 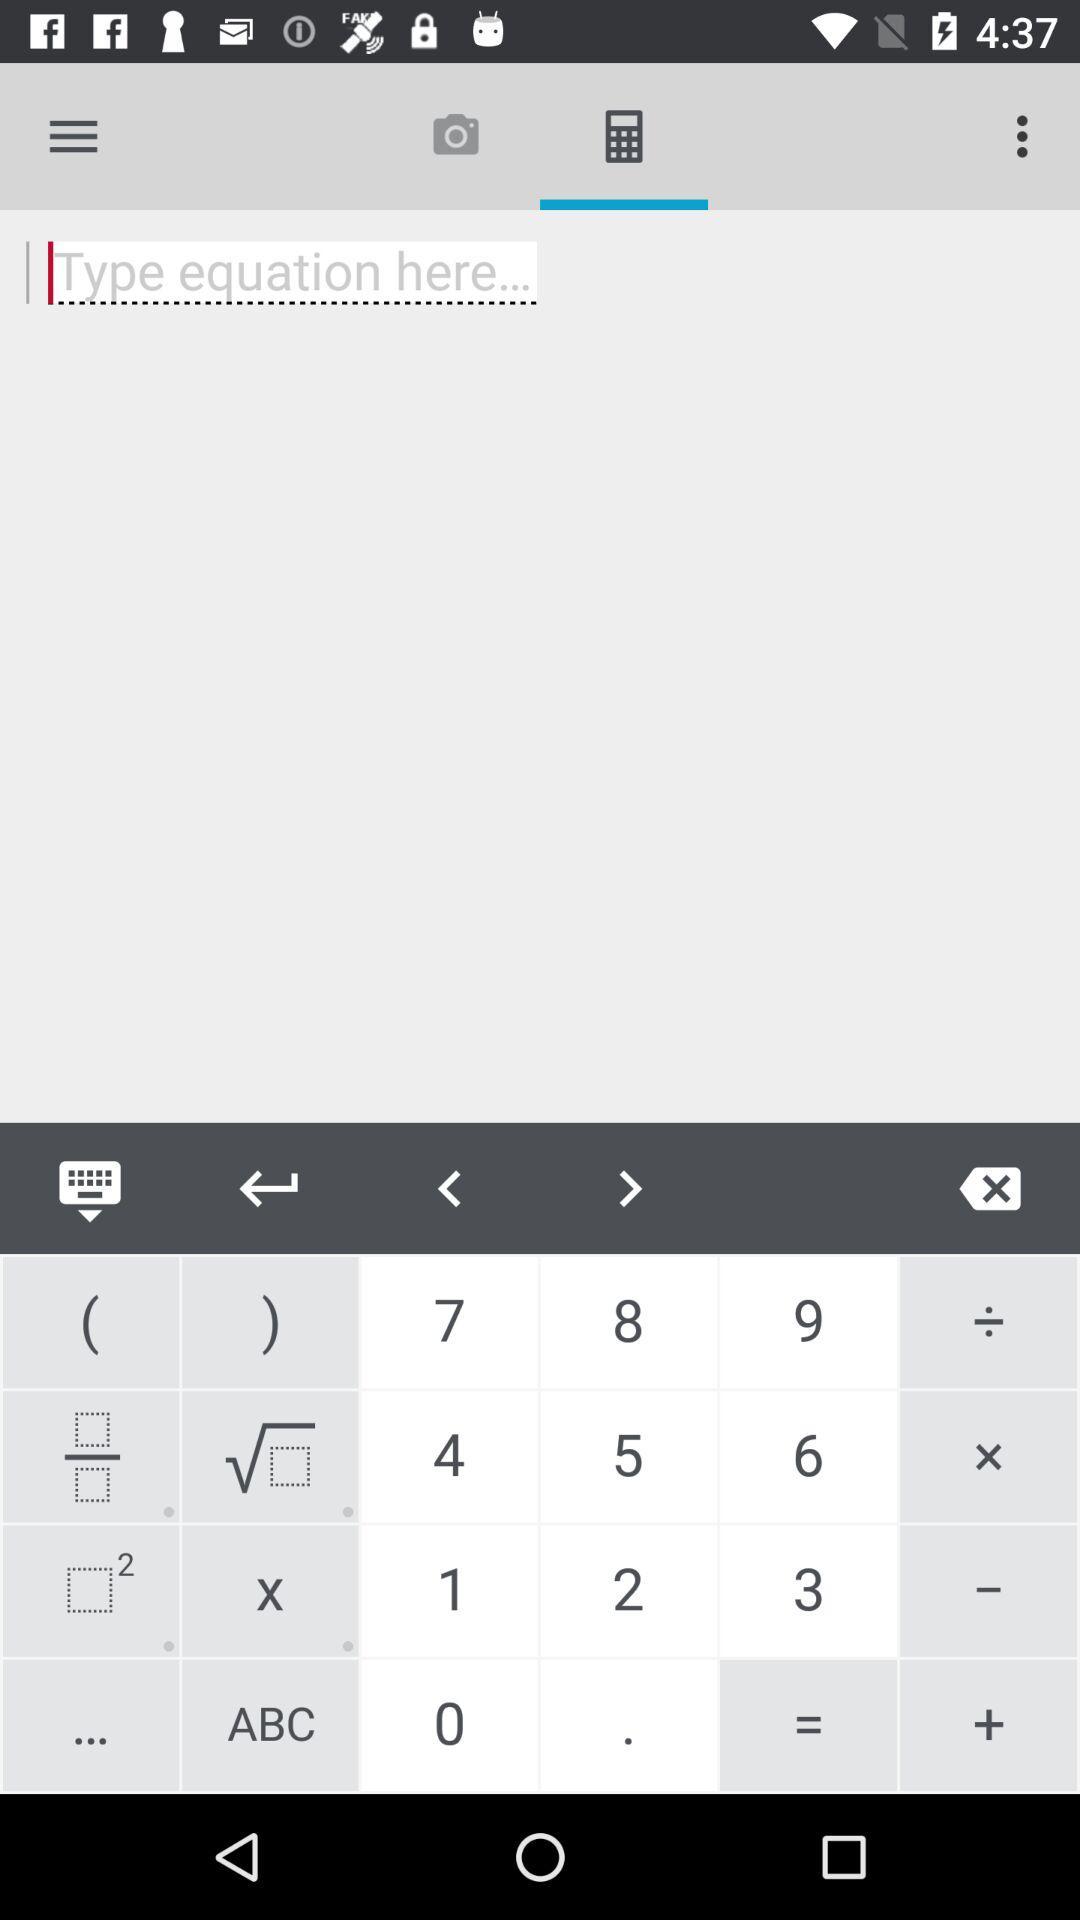 What do you see at coordinates (72, 135) in the screenshot?
I see `open settings` at bounding box center [72, 135].